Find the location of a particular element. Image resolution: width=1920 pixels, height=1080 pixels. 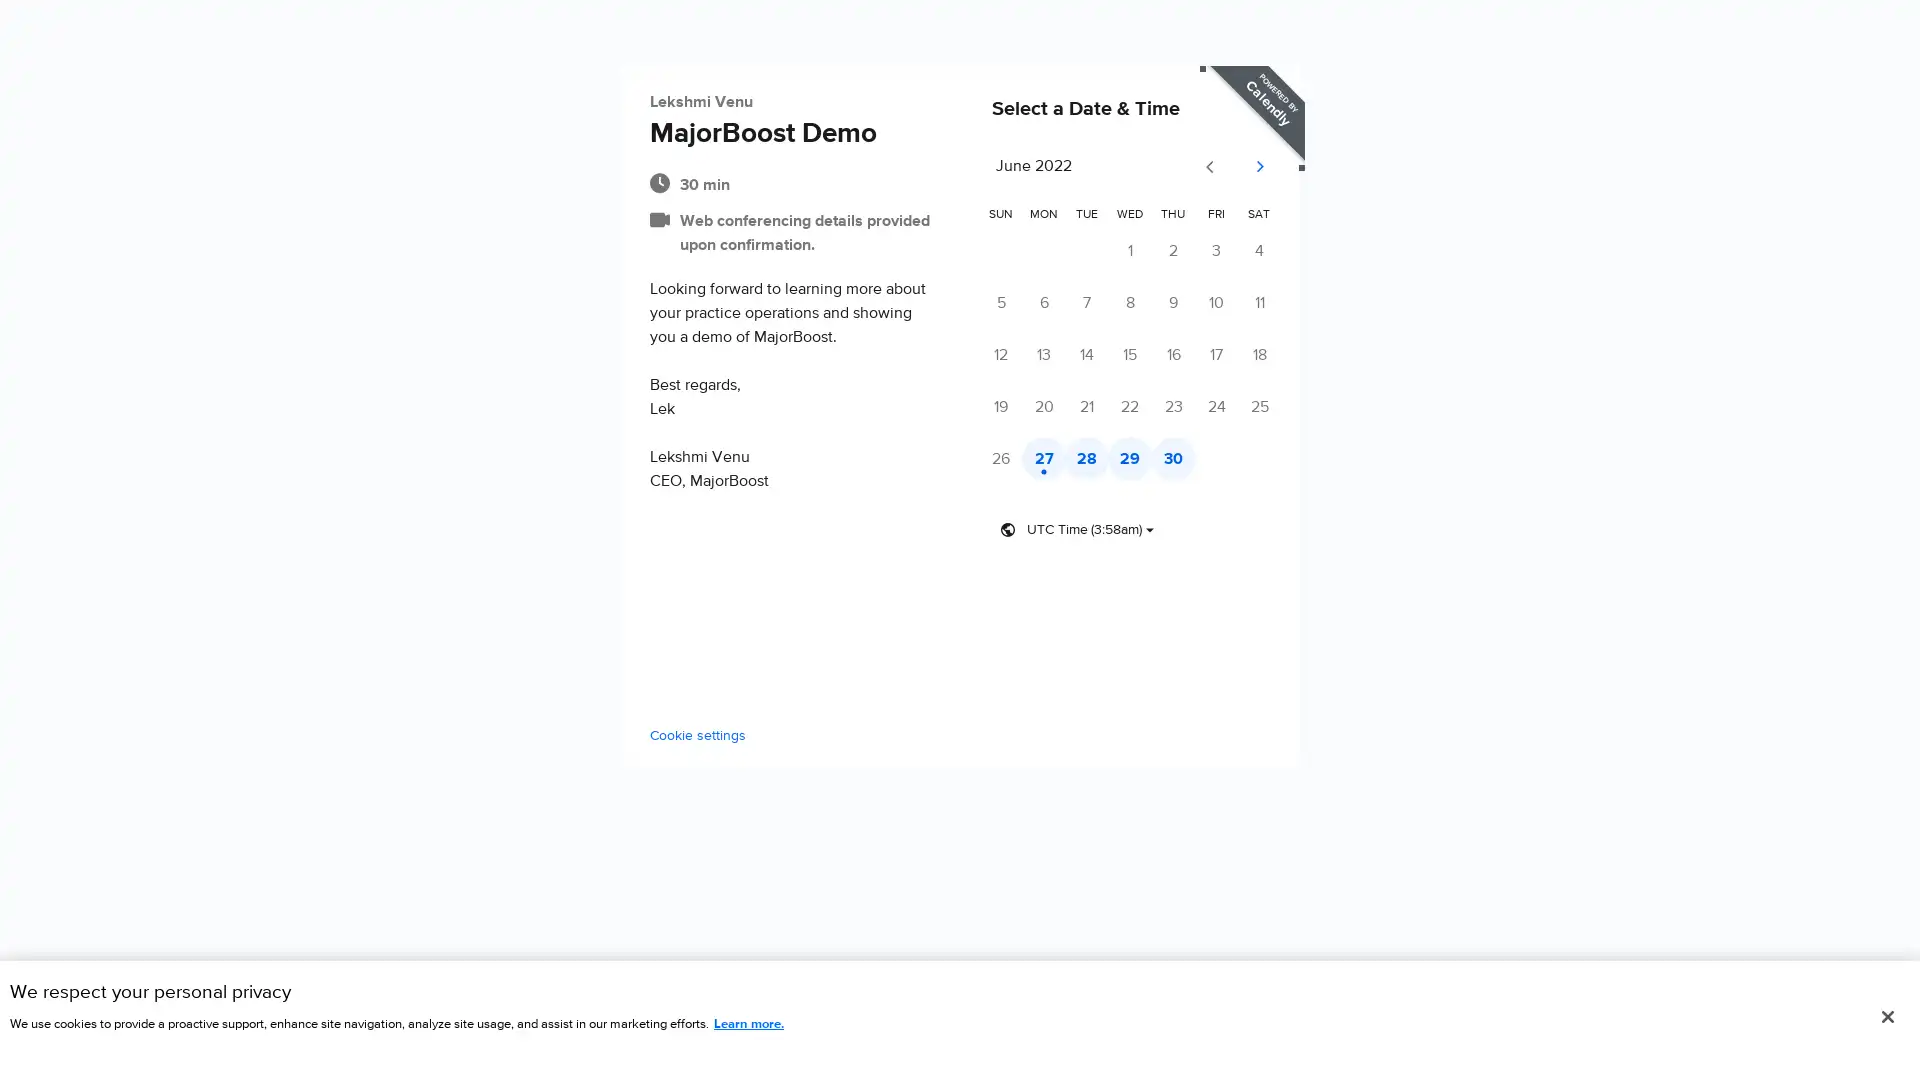

Cookie settings is located at coordinates (637, 735).